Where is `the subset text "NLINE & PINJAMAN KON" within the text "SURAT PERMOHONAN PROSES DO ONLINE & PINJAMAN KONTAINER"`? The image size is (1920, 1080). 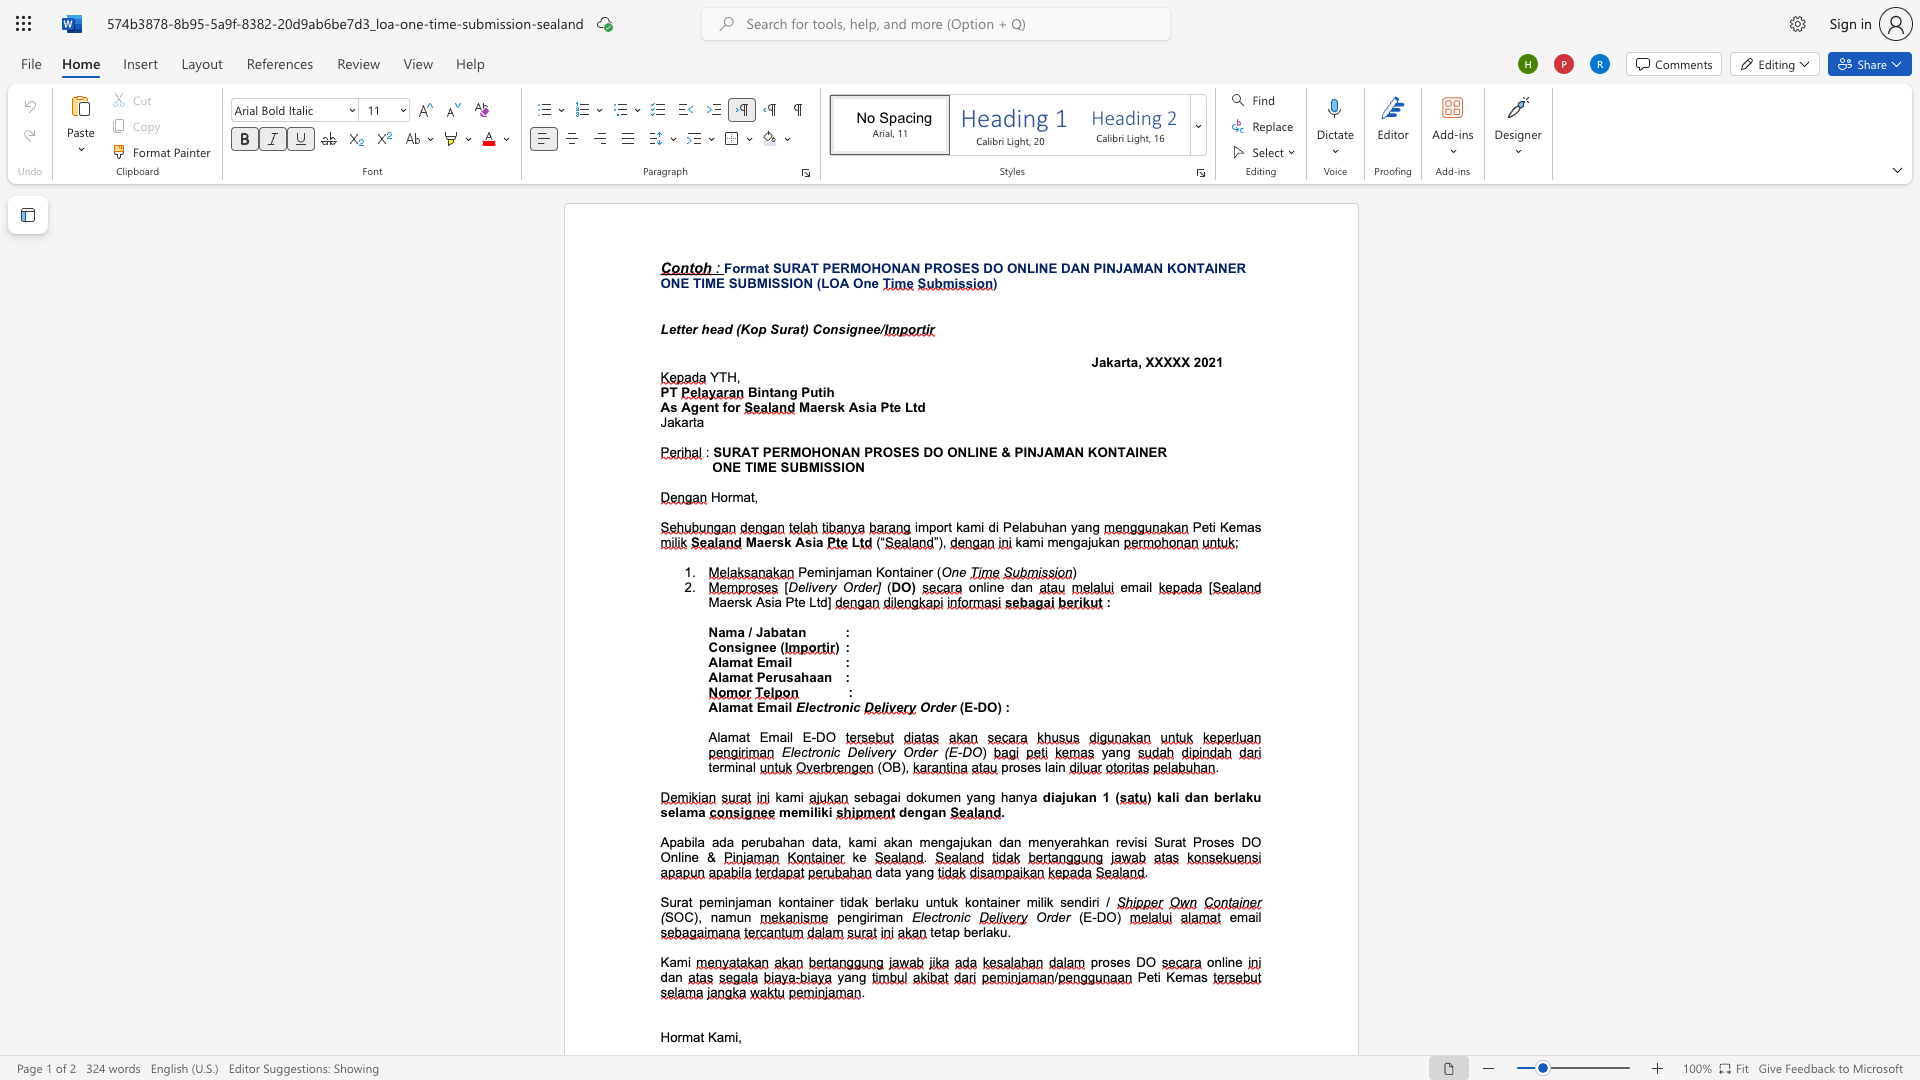
the subset text "NLINE & PINJAMAN KON" within the text "SURAT PERMOHONAN PROSES DO ONLINE & PINJAMAN KONTAINER" is located at coordinates (956, 452).